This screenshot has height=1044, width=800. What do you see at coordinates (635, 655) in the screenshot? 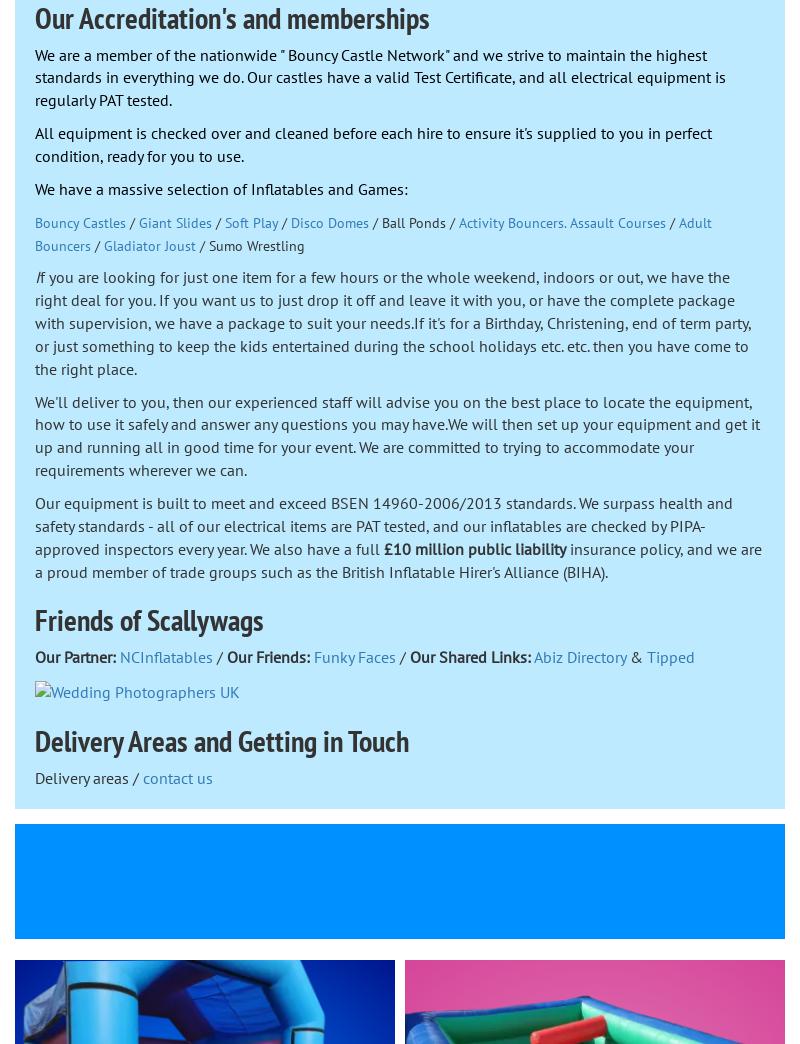
I see `'&'` at bounding box center [635, 655].